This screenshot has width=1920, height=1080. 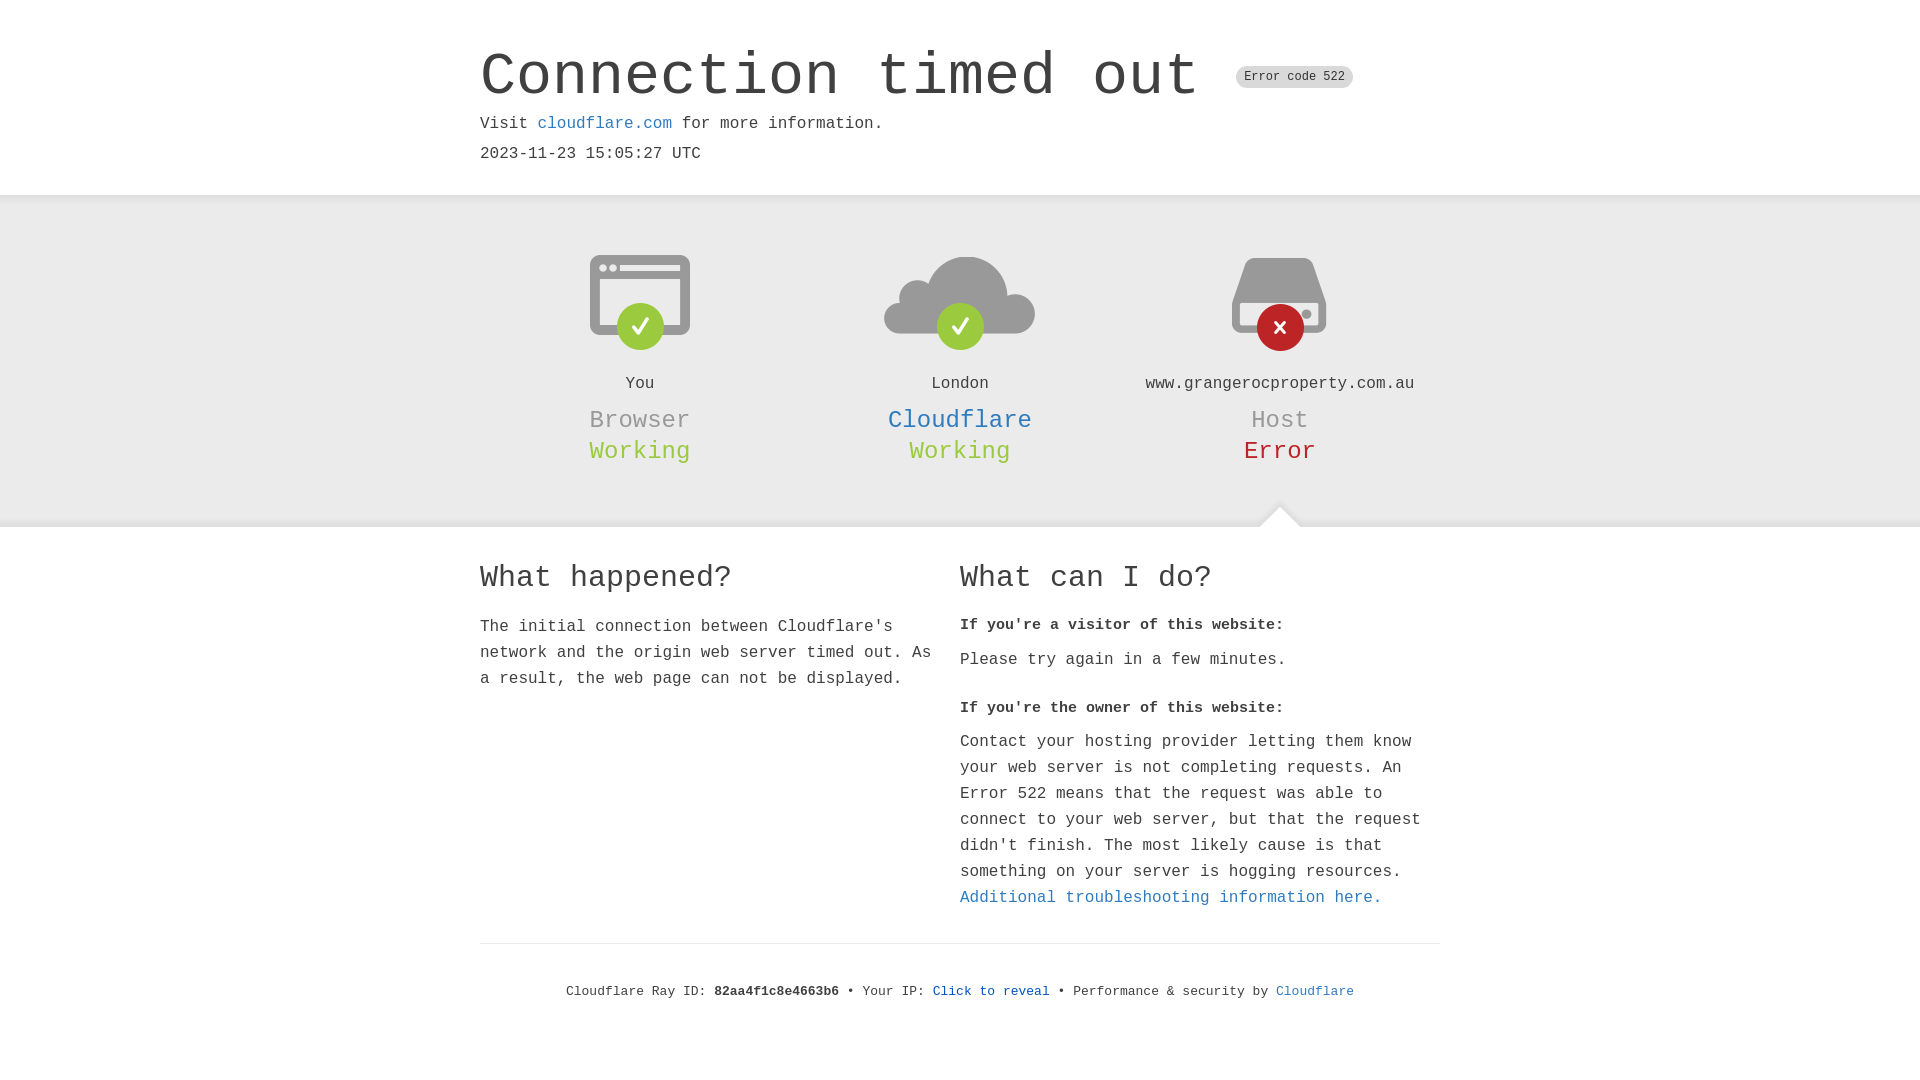 I want to click on 'Click to reveal', so click(x=991, y=991).